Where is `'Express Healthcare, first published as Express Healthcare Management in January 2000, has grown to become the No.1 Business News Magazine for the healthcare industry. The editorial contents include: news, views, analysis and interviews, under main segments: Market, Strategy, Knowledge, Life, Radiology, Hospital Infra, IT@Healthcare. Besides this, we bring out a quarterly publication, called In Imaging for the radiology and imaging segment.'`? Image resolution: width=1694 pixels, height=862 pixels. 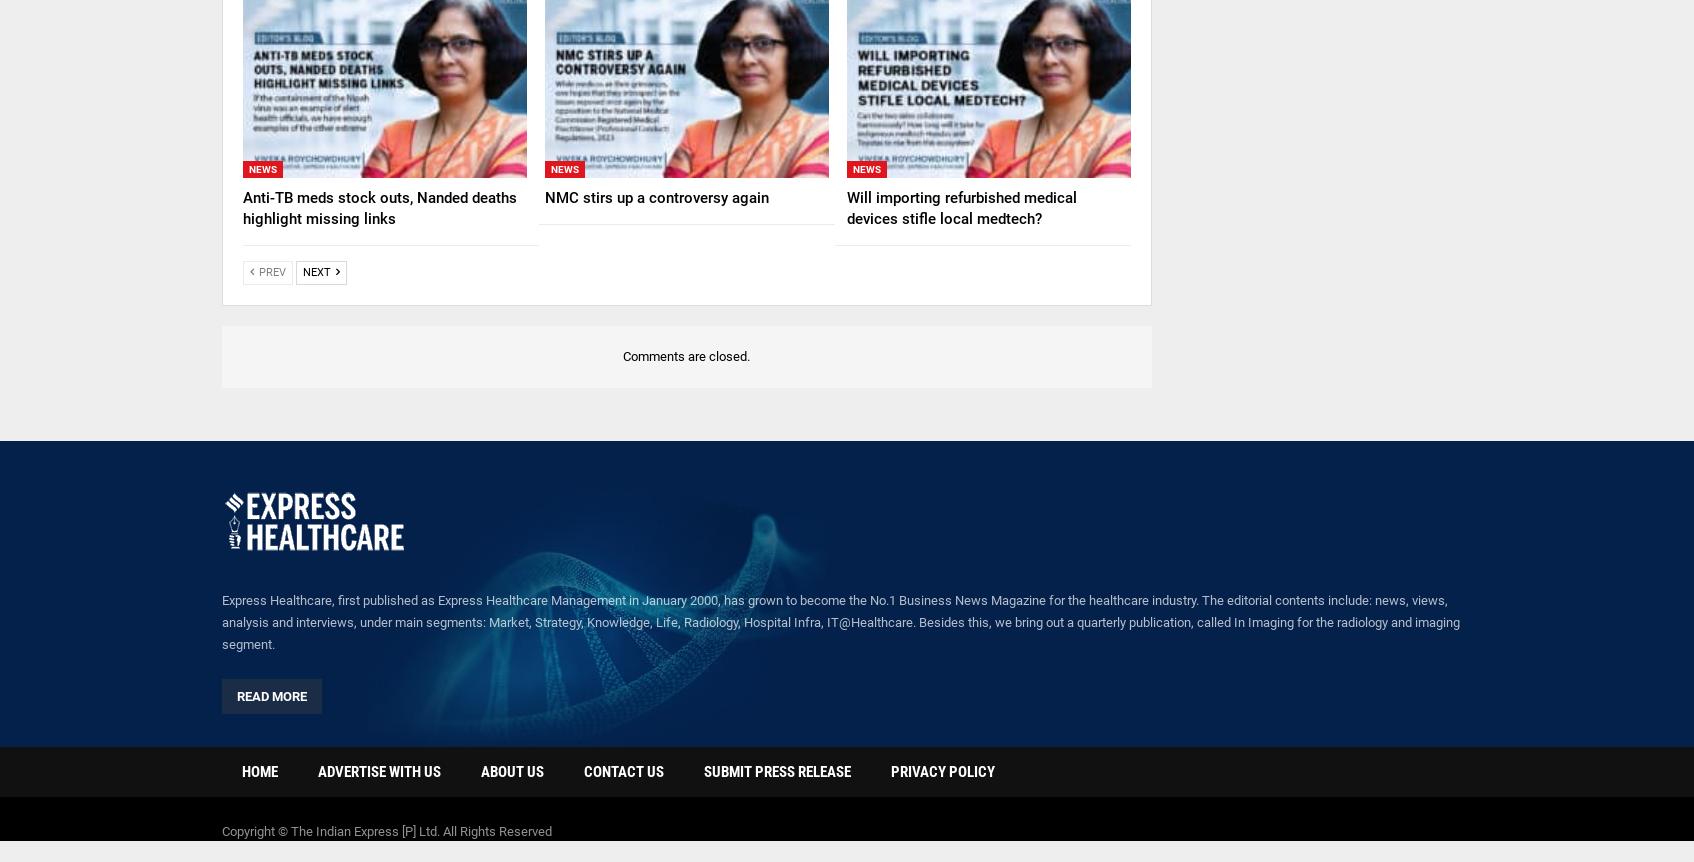 'Express Healthcare, first published as Express Healthcare Management in January 2000, has grown to become the No.1 Business News Magazine for the healthcare industry. The editorial contents include: news, views, analysis and interviews, under main segments: Market, Strategy, Knowledge, Life, Radiology, Hospital Infra, IT@Healthcare. Besides this, we bring out a quarterly publication, called In Imaging for the radiology and imaging segment.' is located at coordinates (841, 622).